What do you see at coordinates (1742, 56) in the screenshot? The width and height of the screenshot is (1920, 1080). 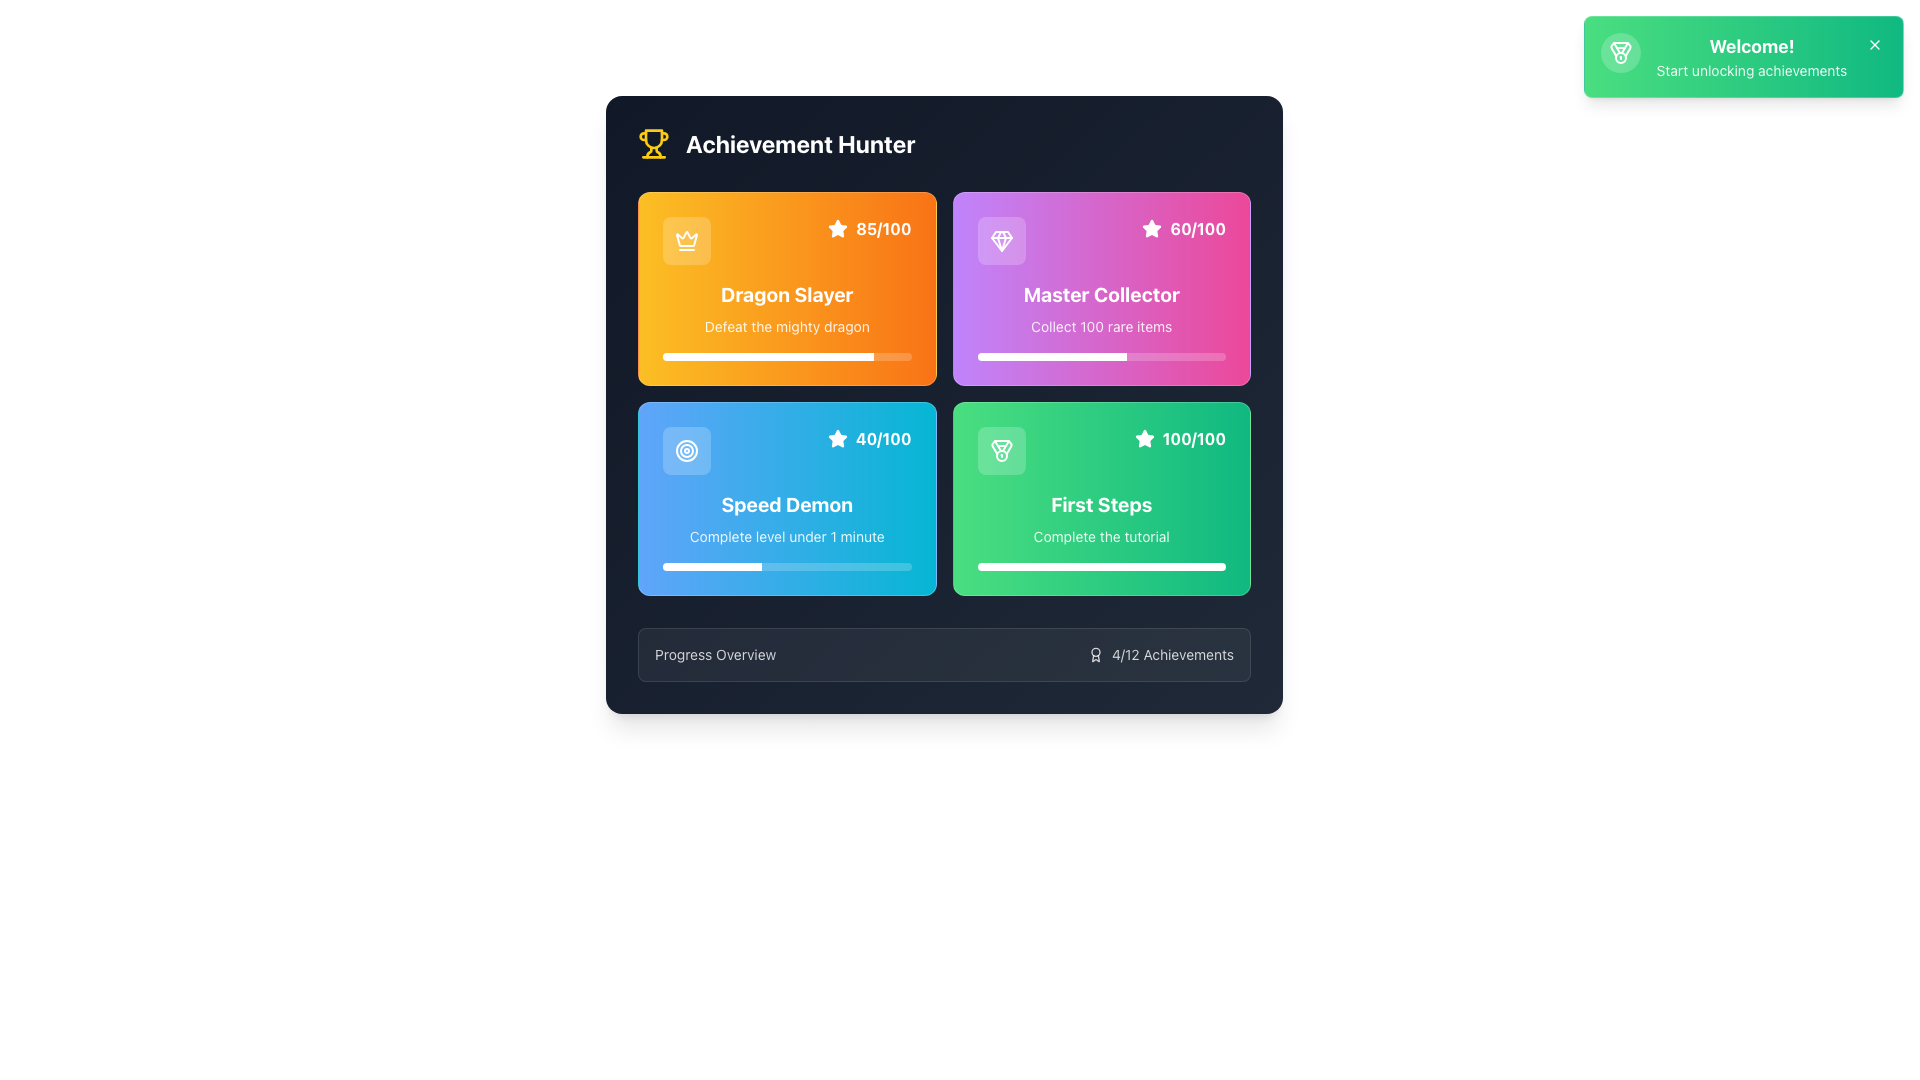 I see `the notification card in the top-right corner of the interface that serves as a welcome message highlighting achievements` at bounding box center [1742, 56].